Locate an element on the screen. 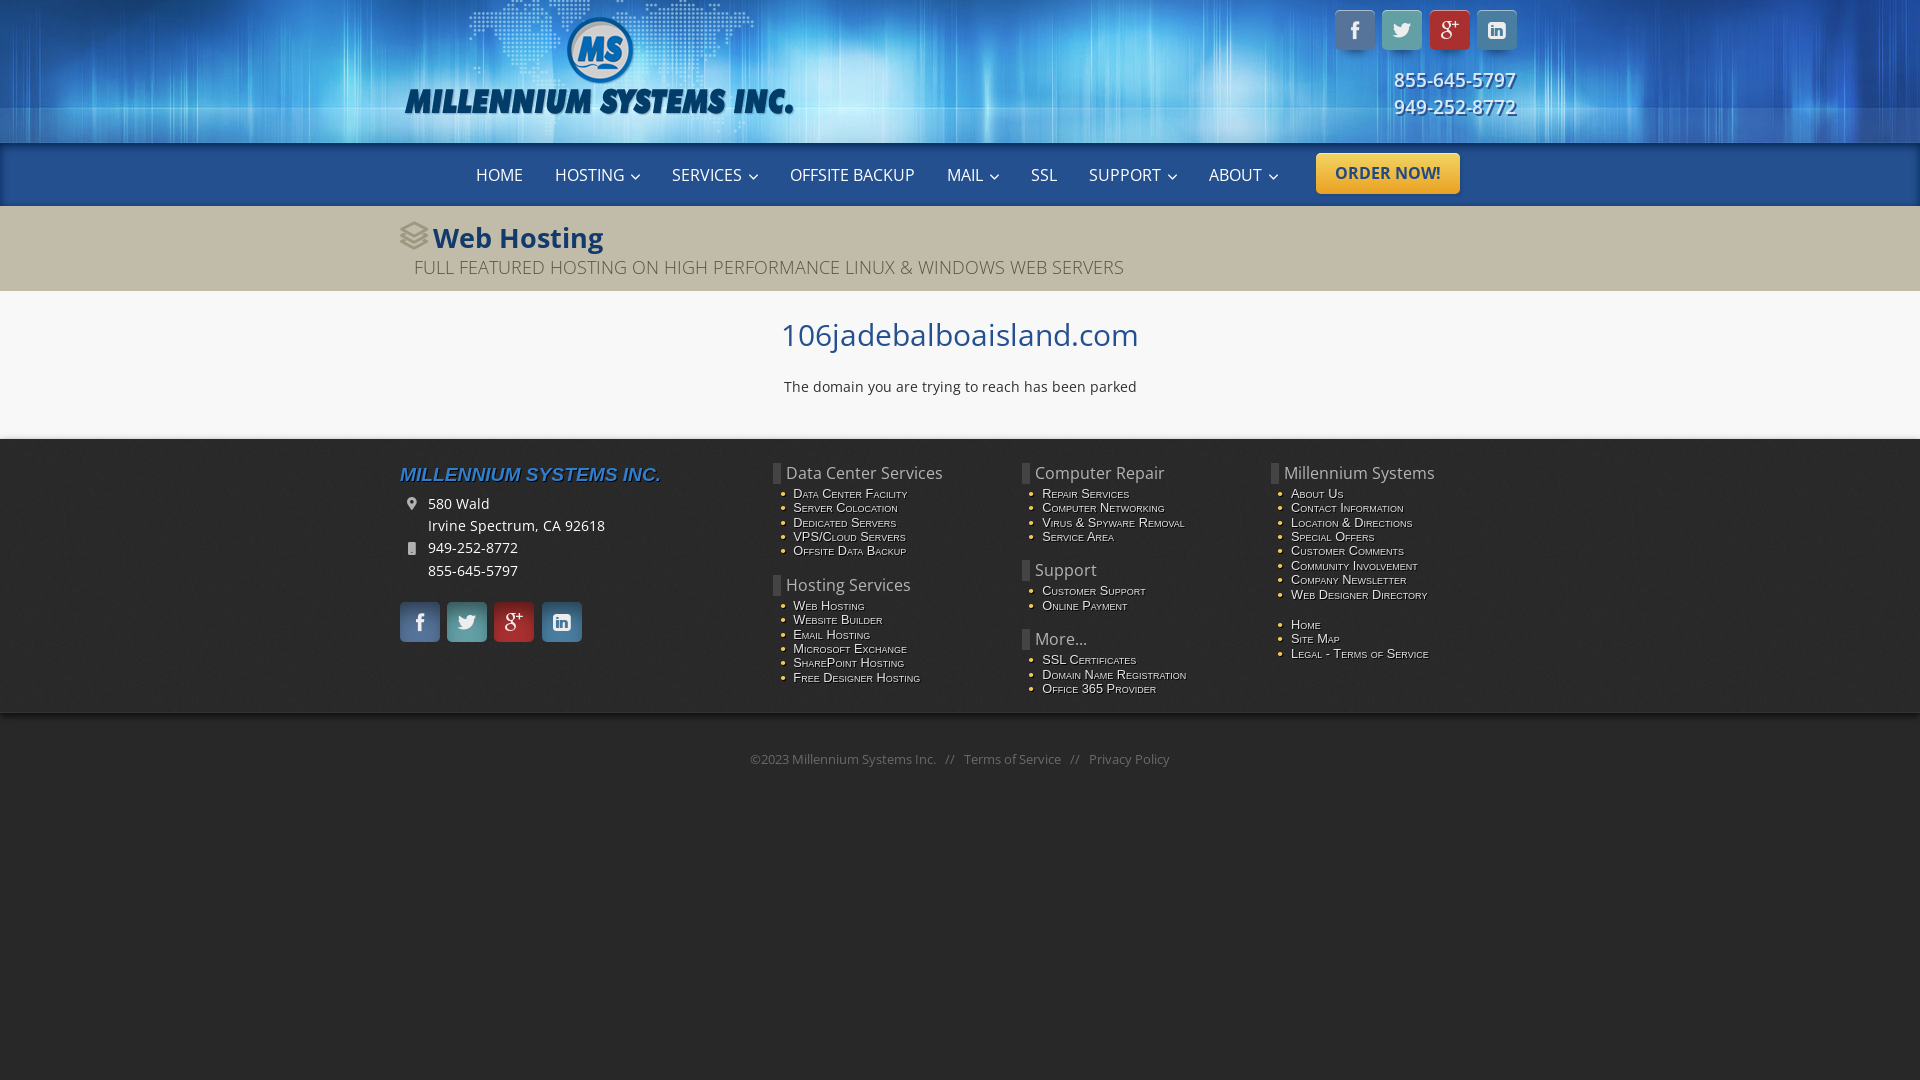 The width and height of the screenshot is (1920, 1080). 'Privacy Policy' is located at coordinates (1129, 759).